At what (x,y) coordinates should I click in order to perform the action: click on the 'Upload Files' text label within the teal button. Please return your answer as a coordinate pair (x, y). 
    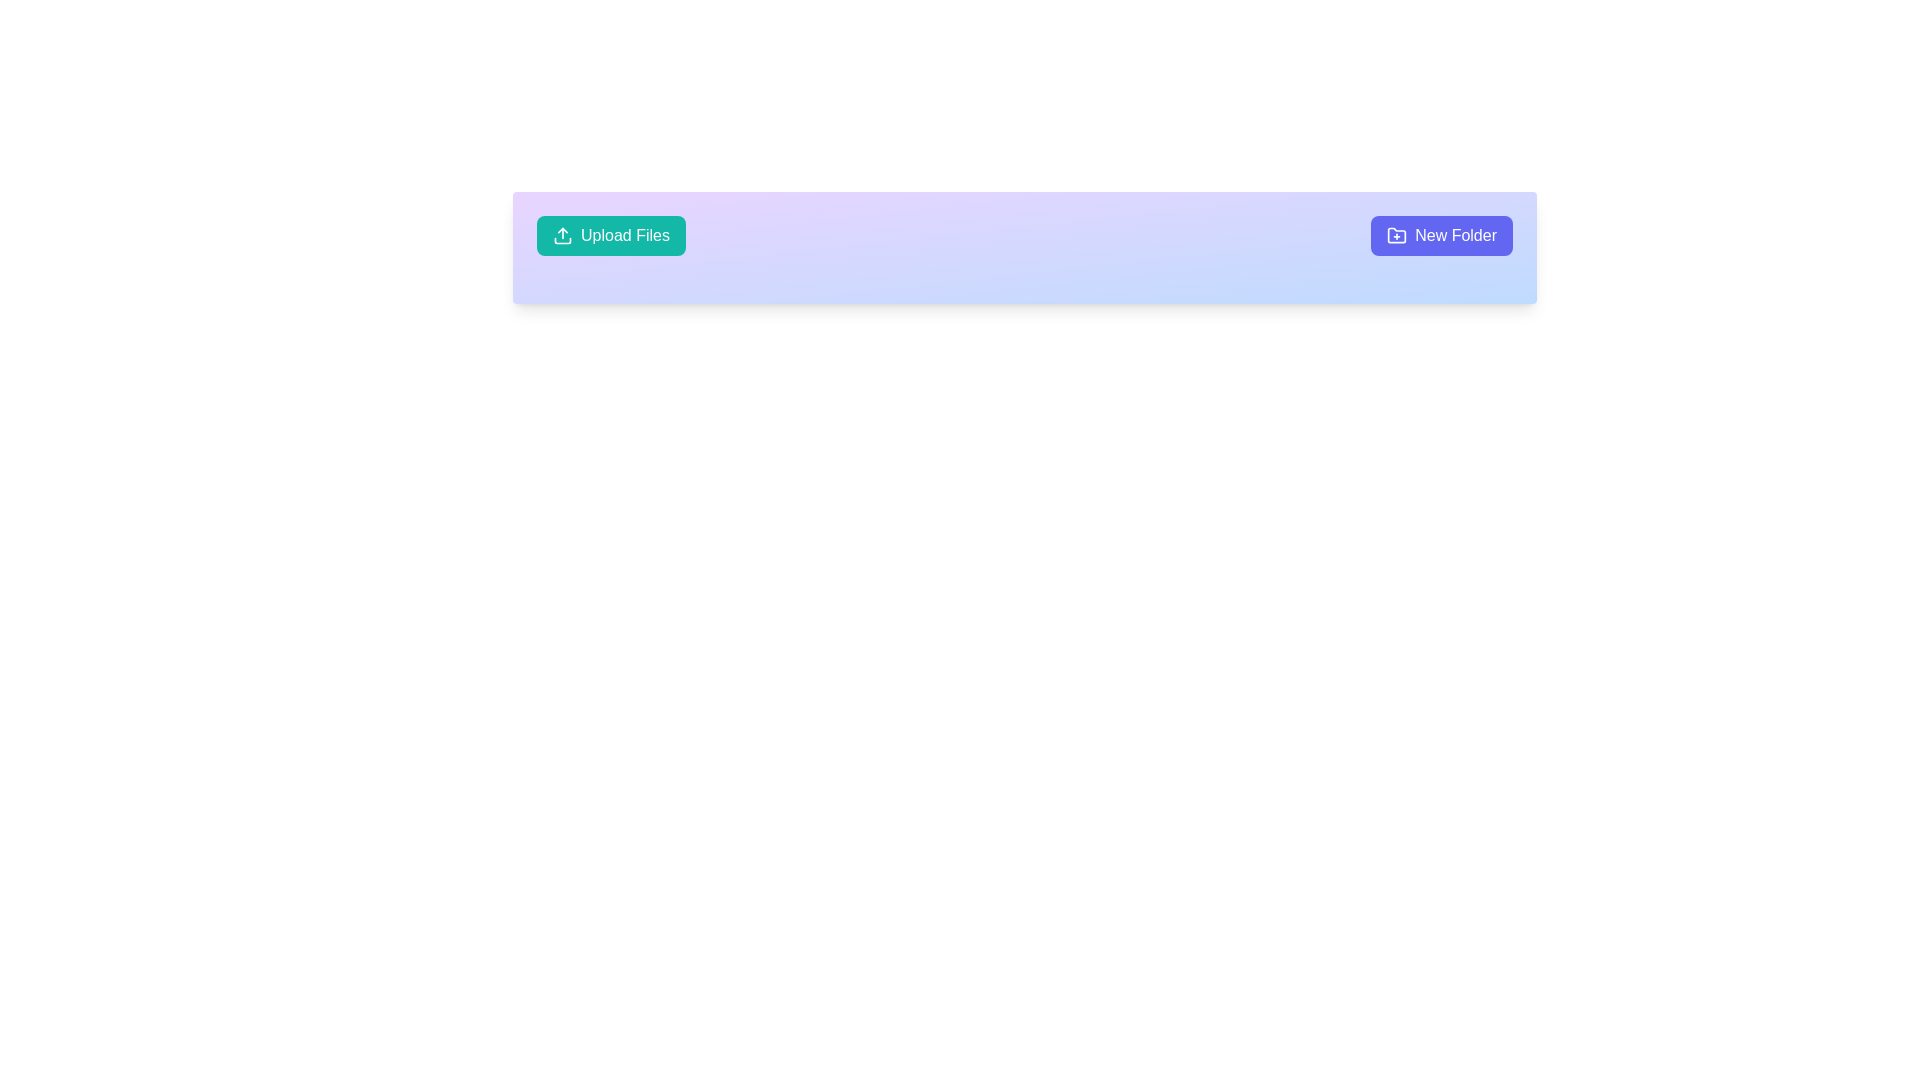
    Looking at the image, I should click on (624, 234).